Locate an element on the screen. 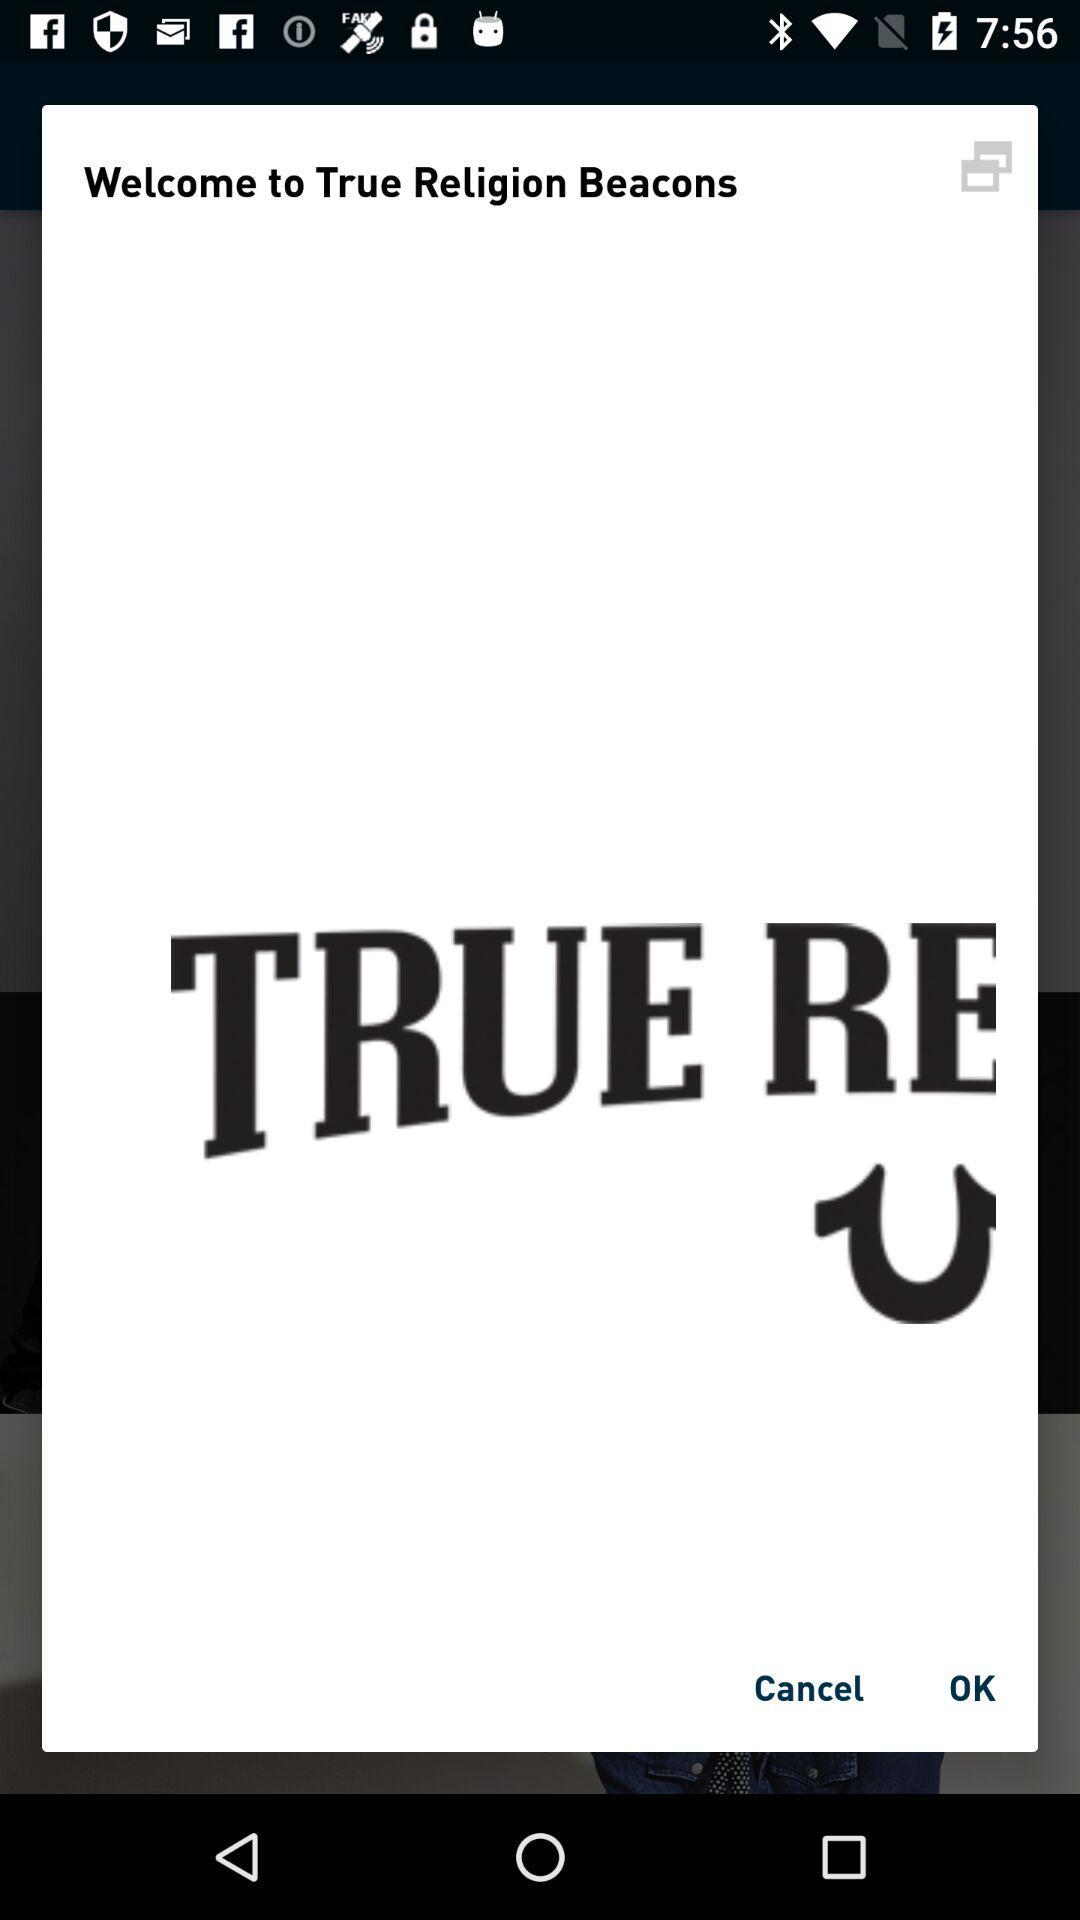 The width and height of the screenshot is (1080, 1920). screen is located at coordinates (985, 166).